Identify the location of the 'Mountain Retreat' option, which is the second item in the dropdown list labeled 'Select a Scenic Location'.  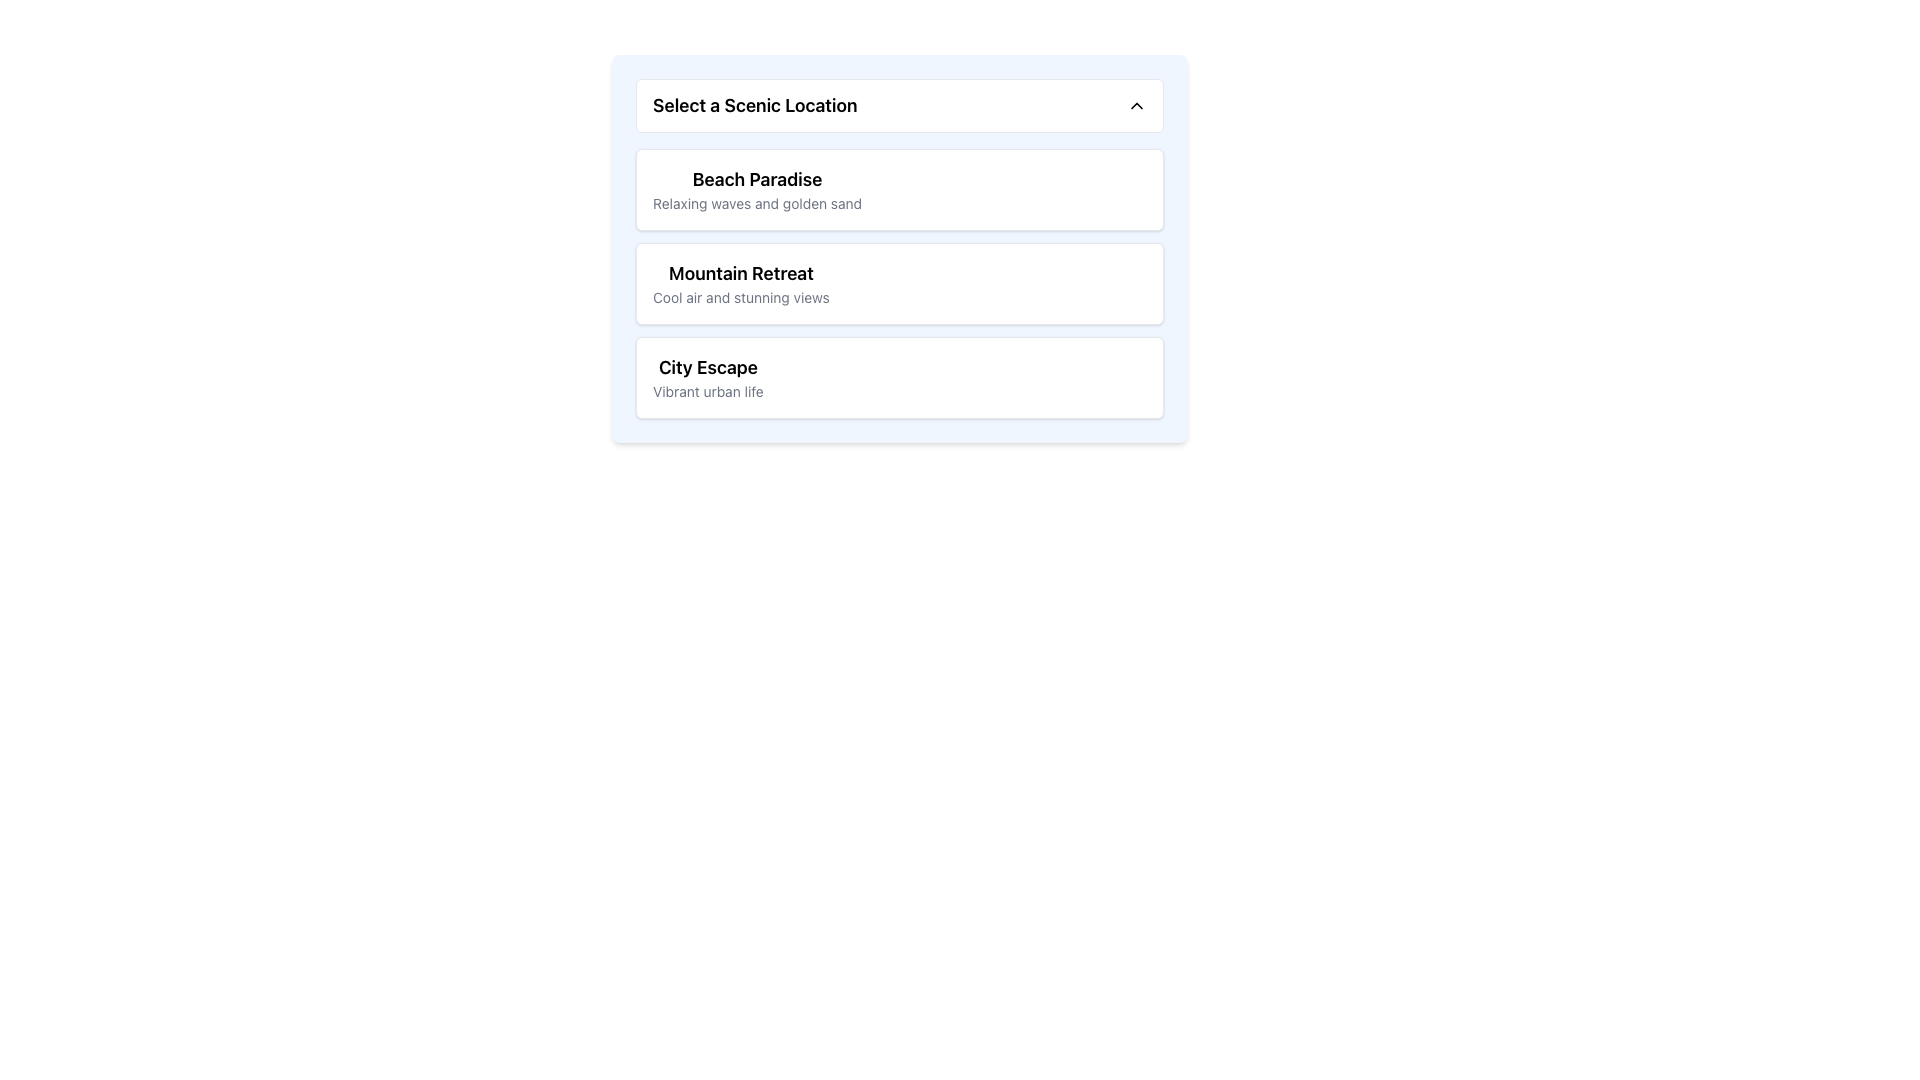
(899, 248).